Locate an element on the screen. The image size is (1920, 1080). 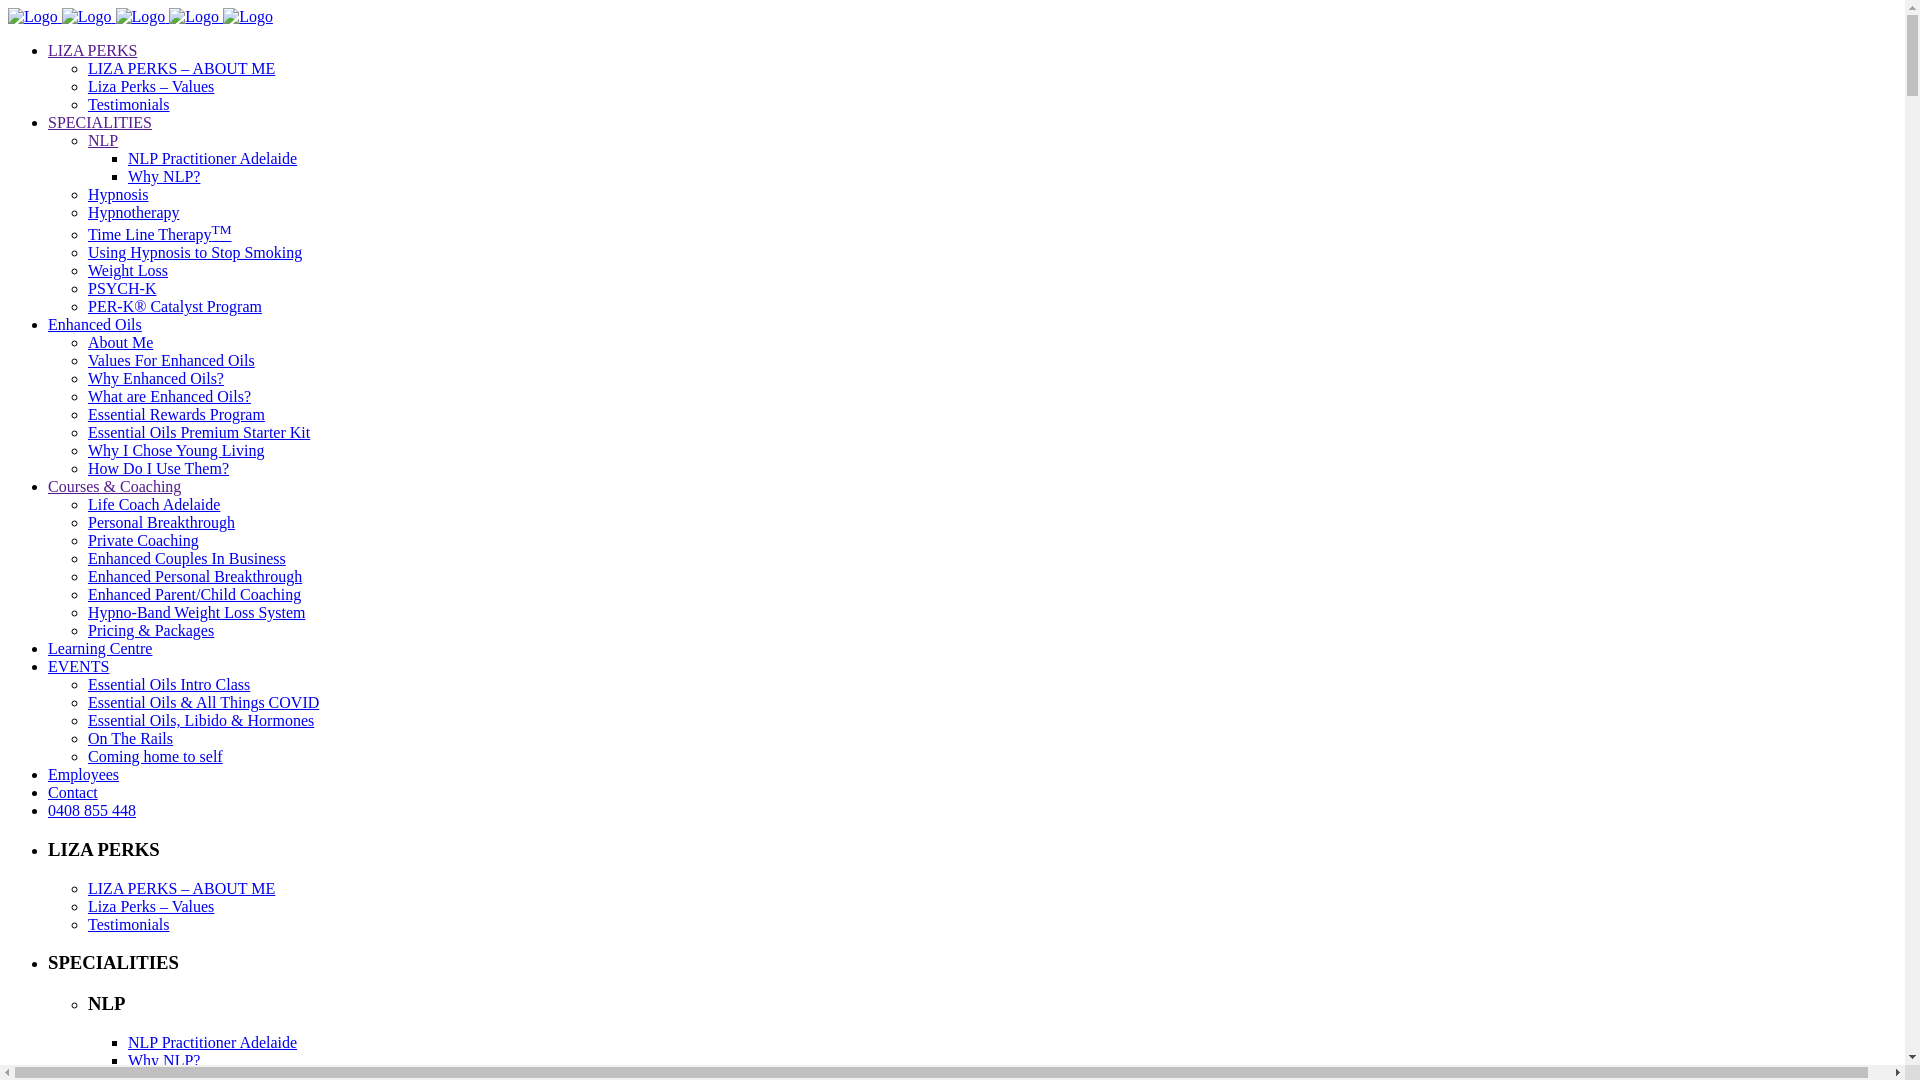
'SPECIALITIES' is located at coordinates (99, 122).